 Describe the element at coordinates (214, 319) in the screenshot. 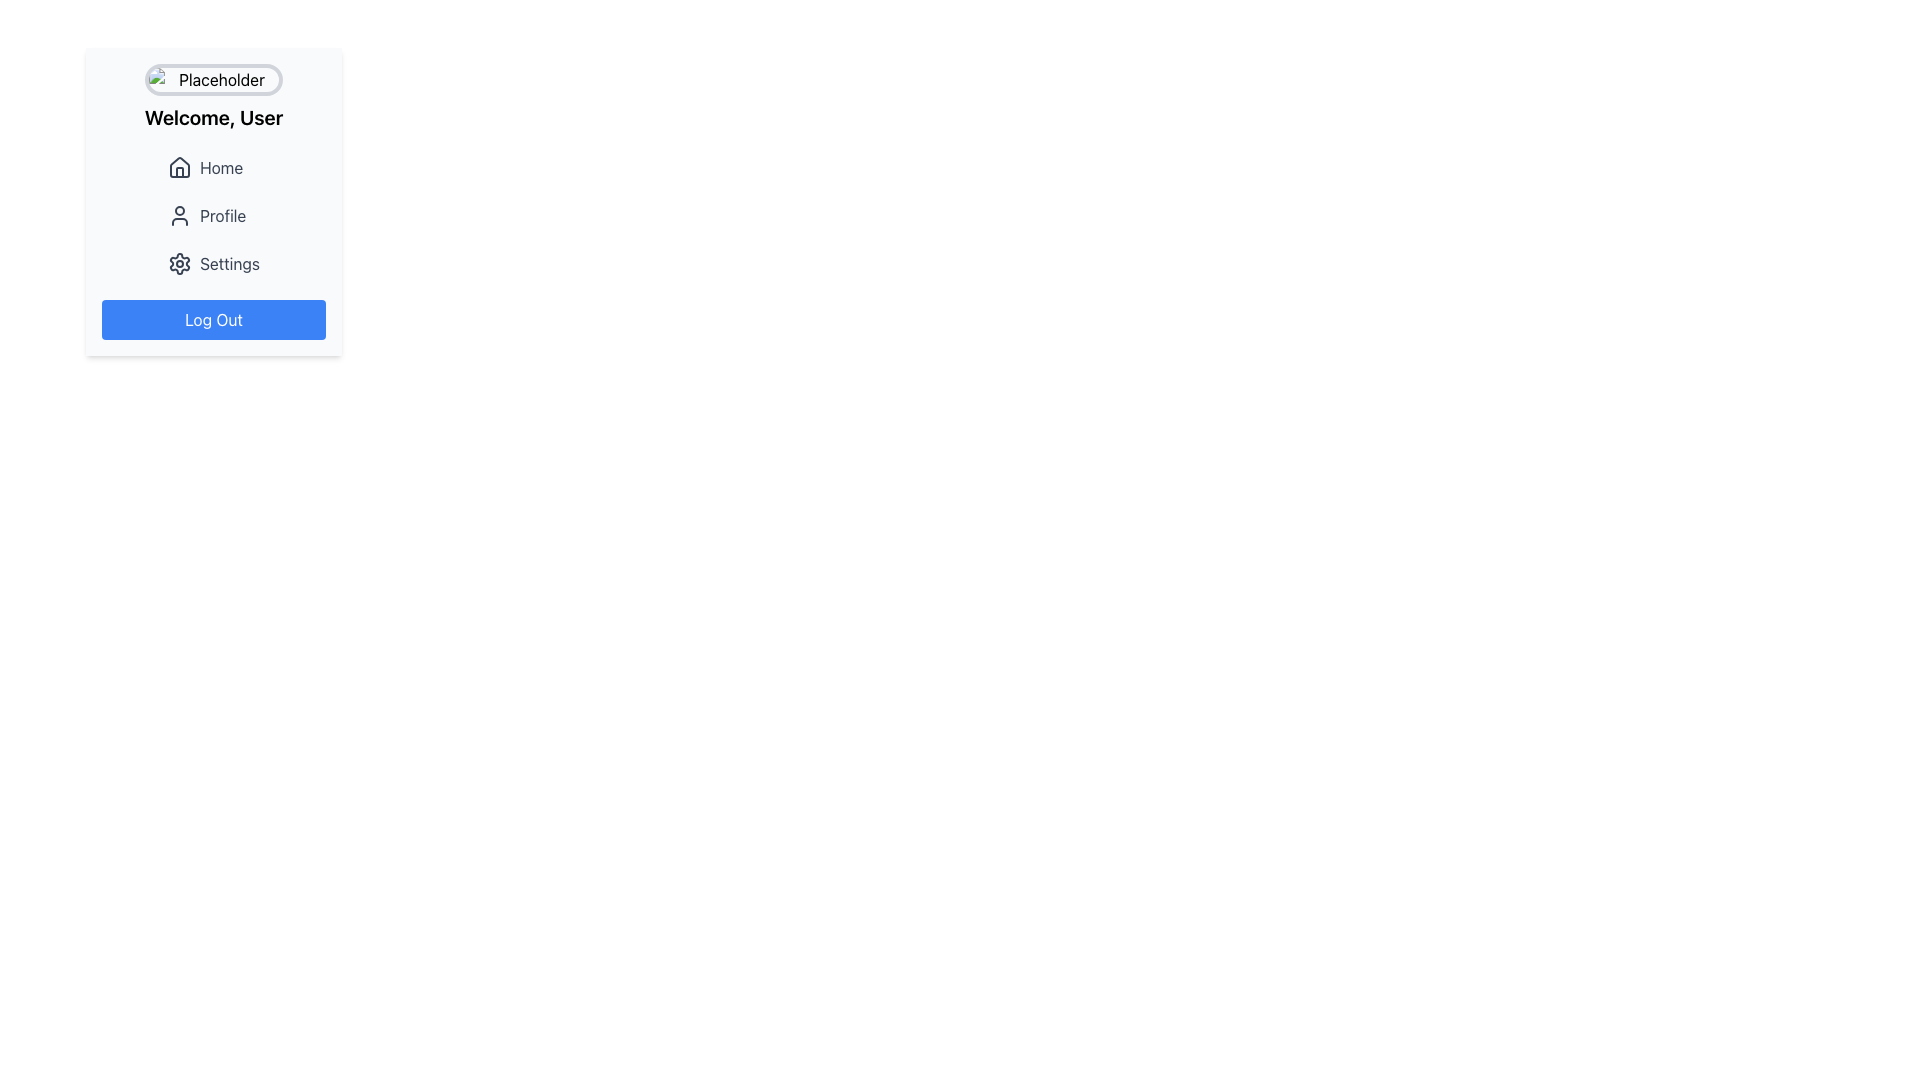

I see `the 'Log Out' button, which is a vibrant blue rectangular button with rounded corners and white bold text, located at the bottom of a vertically centered card layout` at that location.